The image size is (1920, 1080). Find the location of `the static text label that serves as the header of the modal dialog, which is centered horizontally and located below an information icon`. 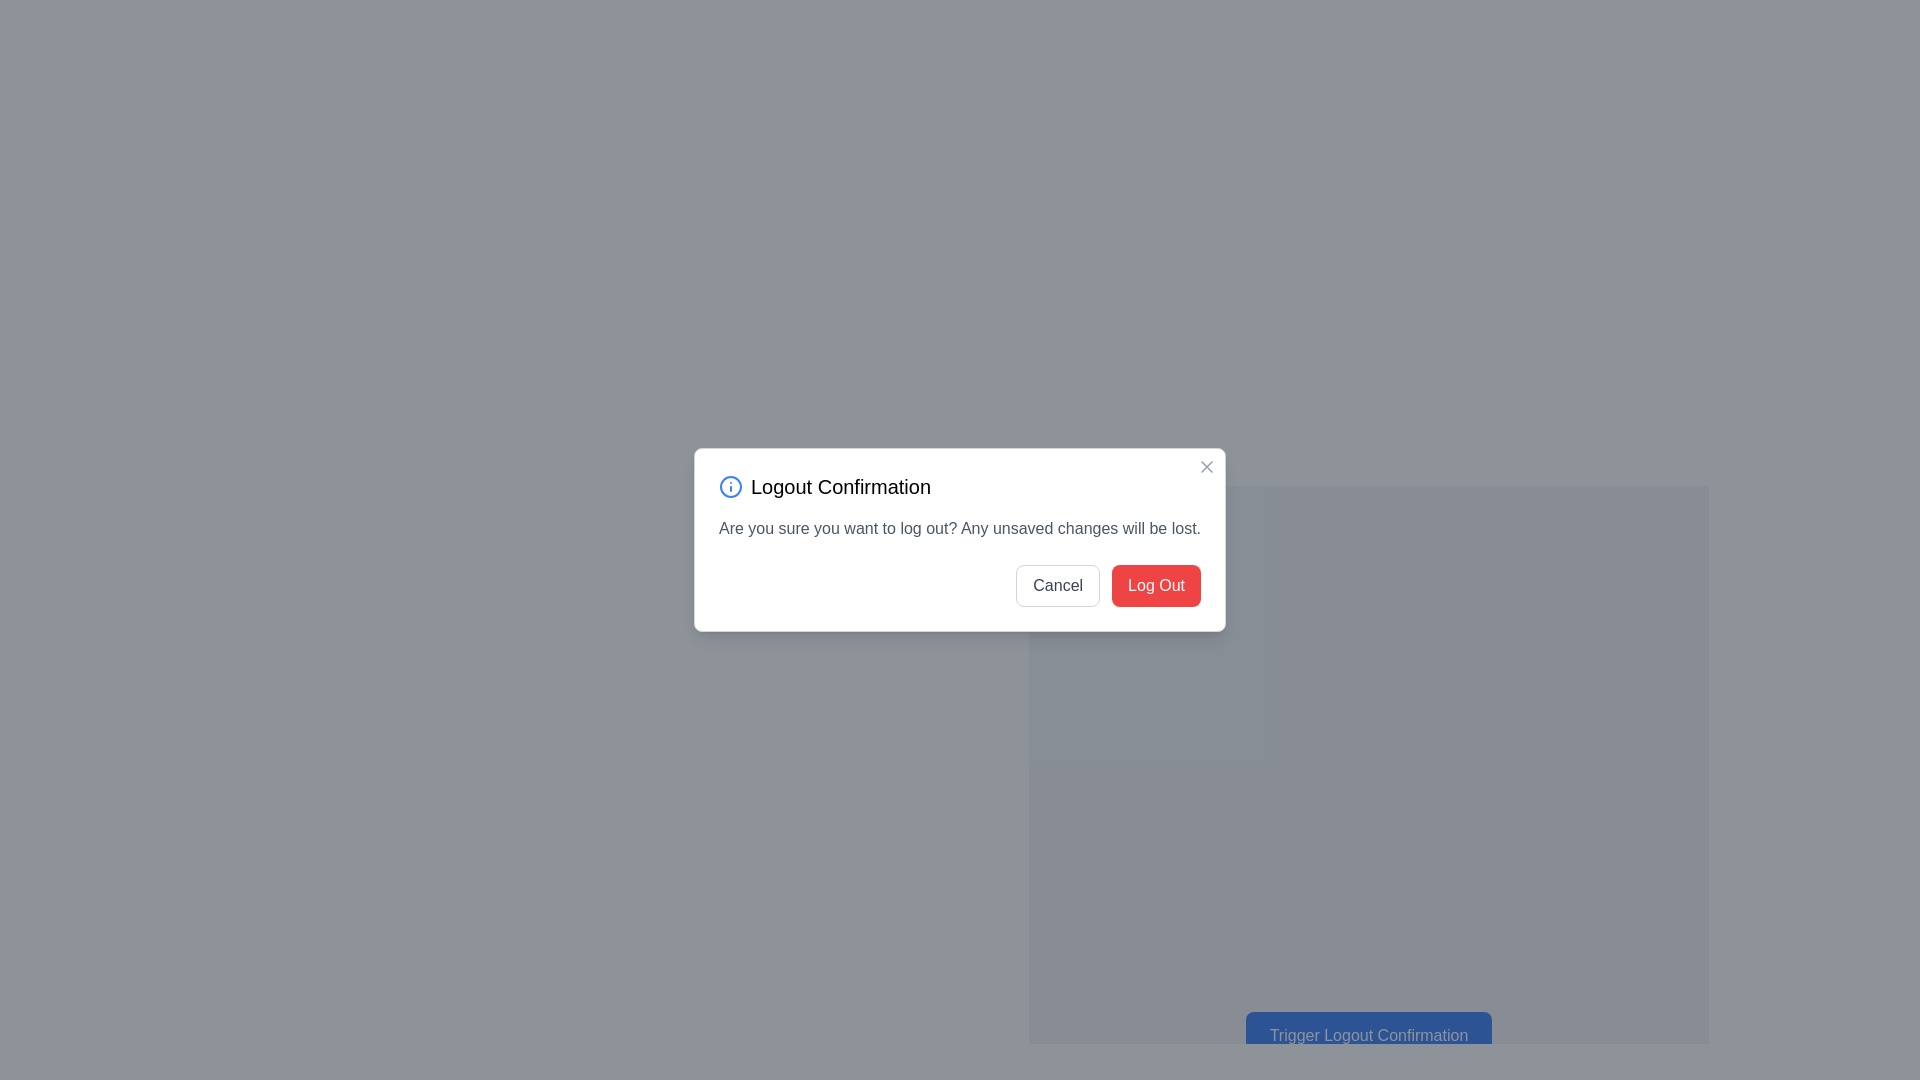

the static text label that serves as the header of the modal dialog, which is centered horizontally and located below an information icon is located at coordinates (840, 486).